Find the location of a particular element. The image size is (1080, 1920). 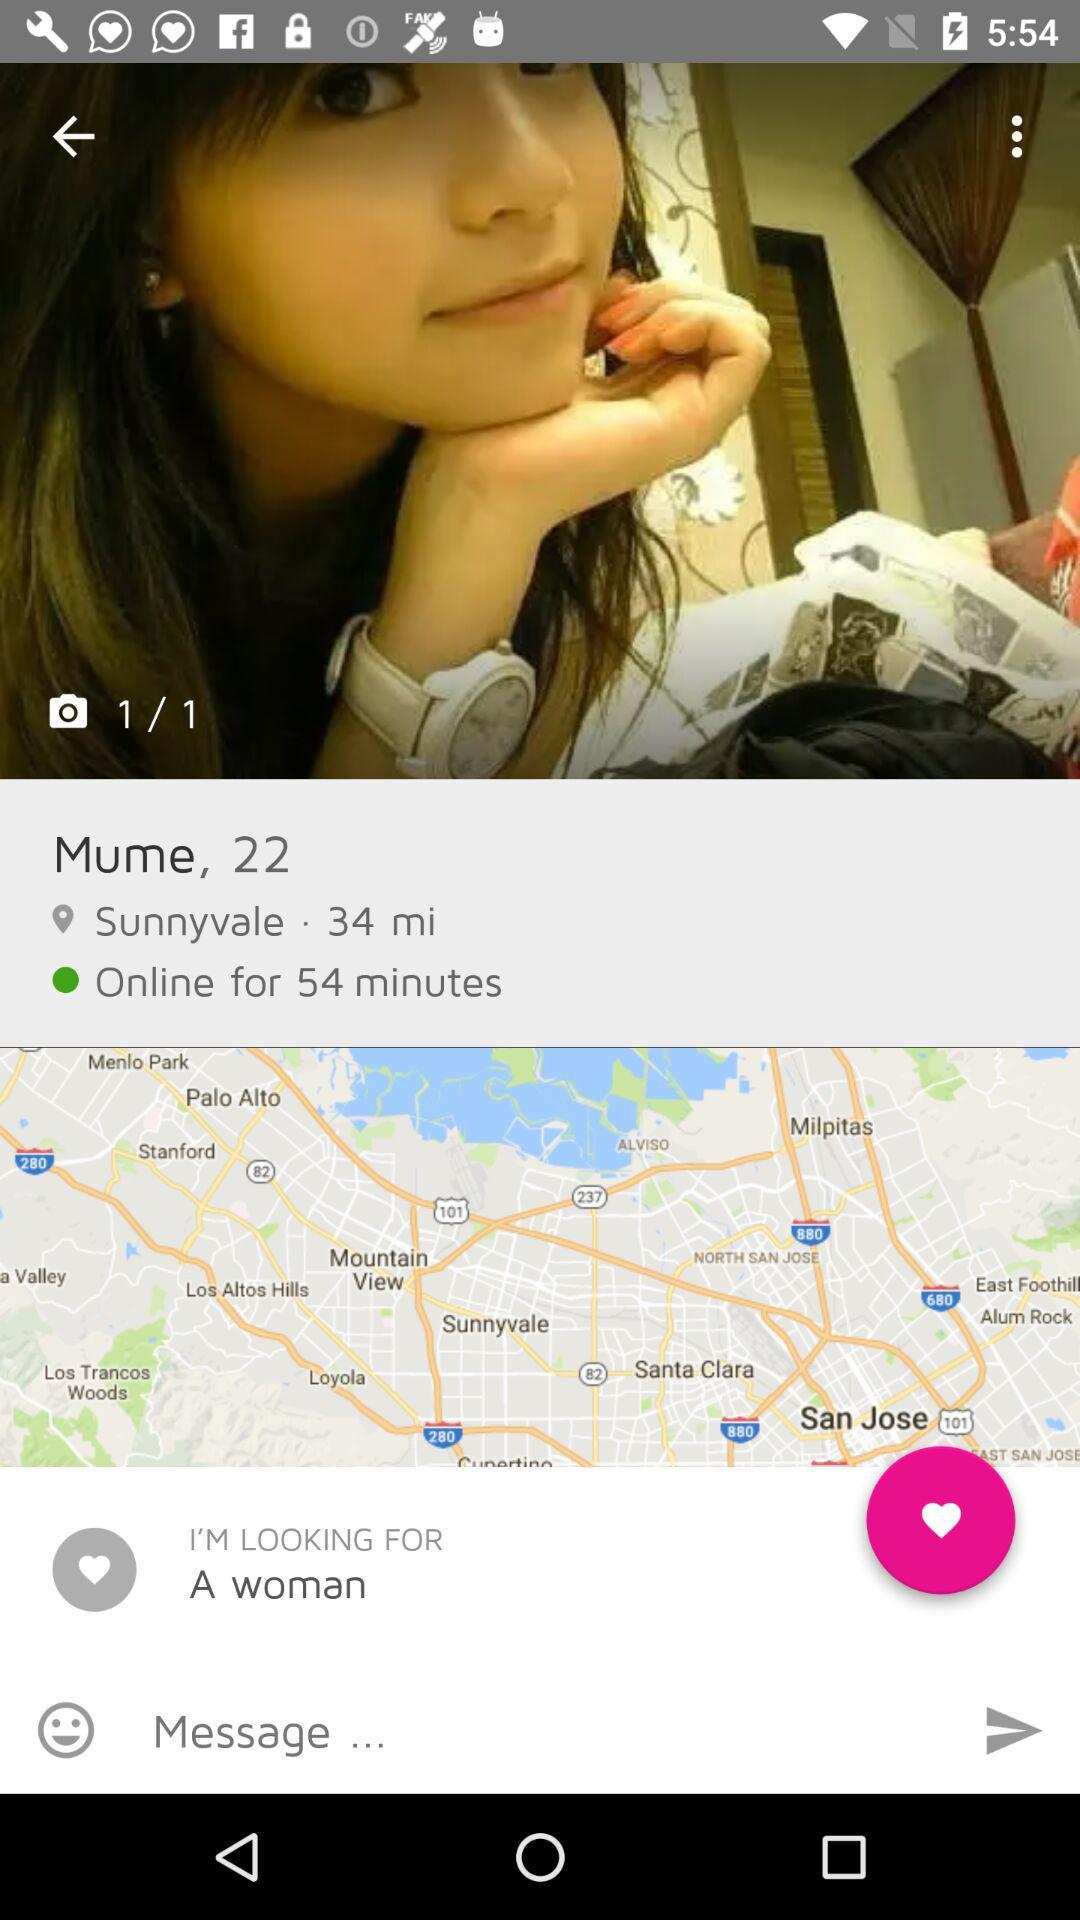

a message is located at coordinates (540, 1728).